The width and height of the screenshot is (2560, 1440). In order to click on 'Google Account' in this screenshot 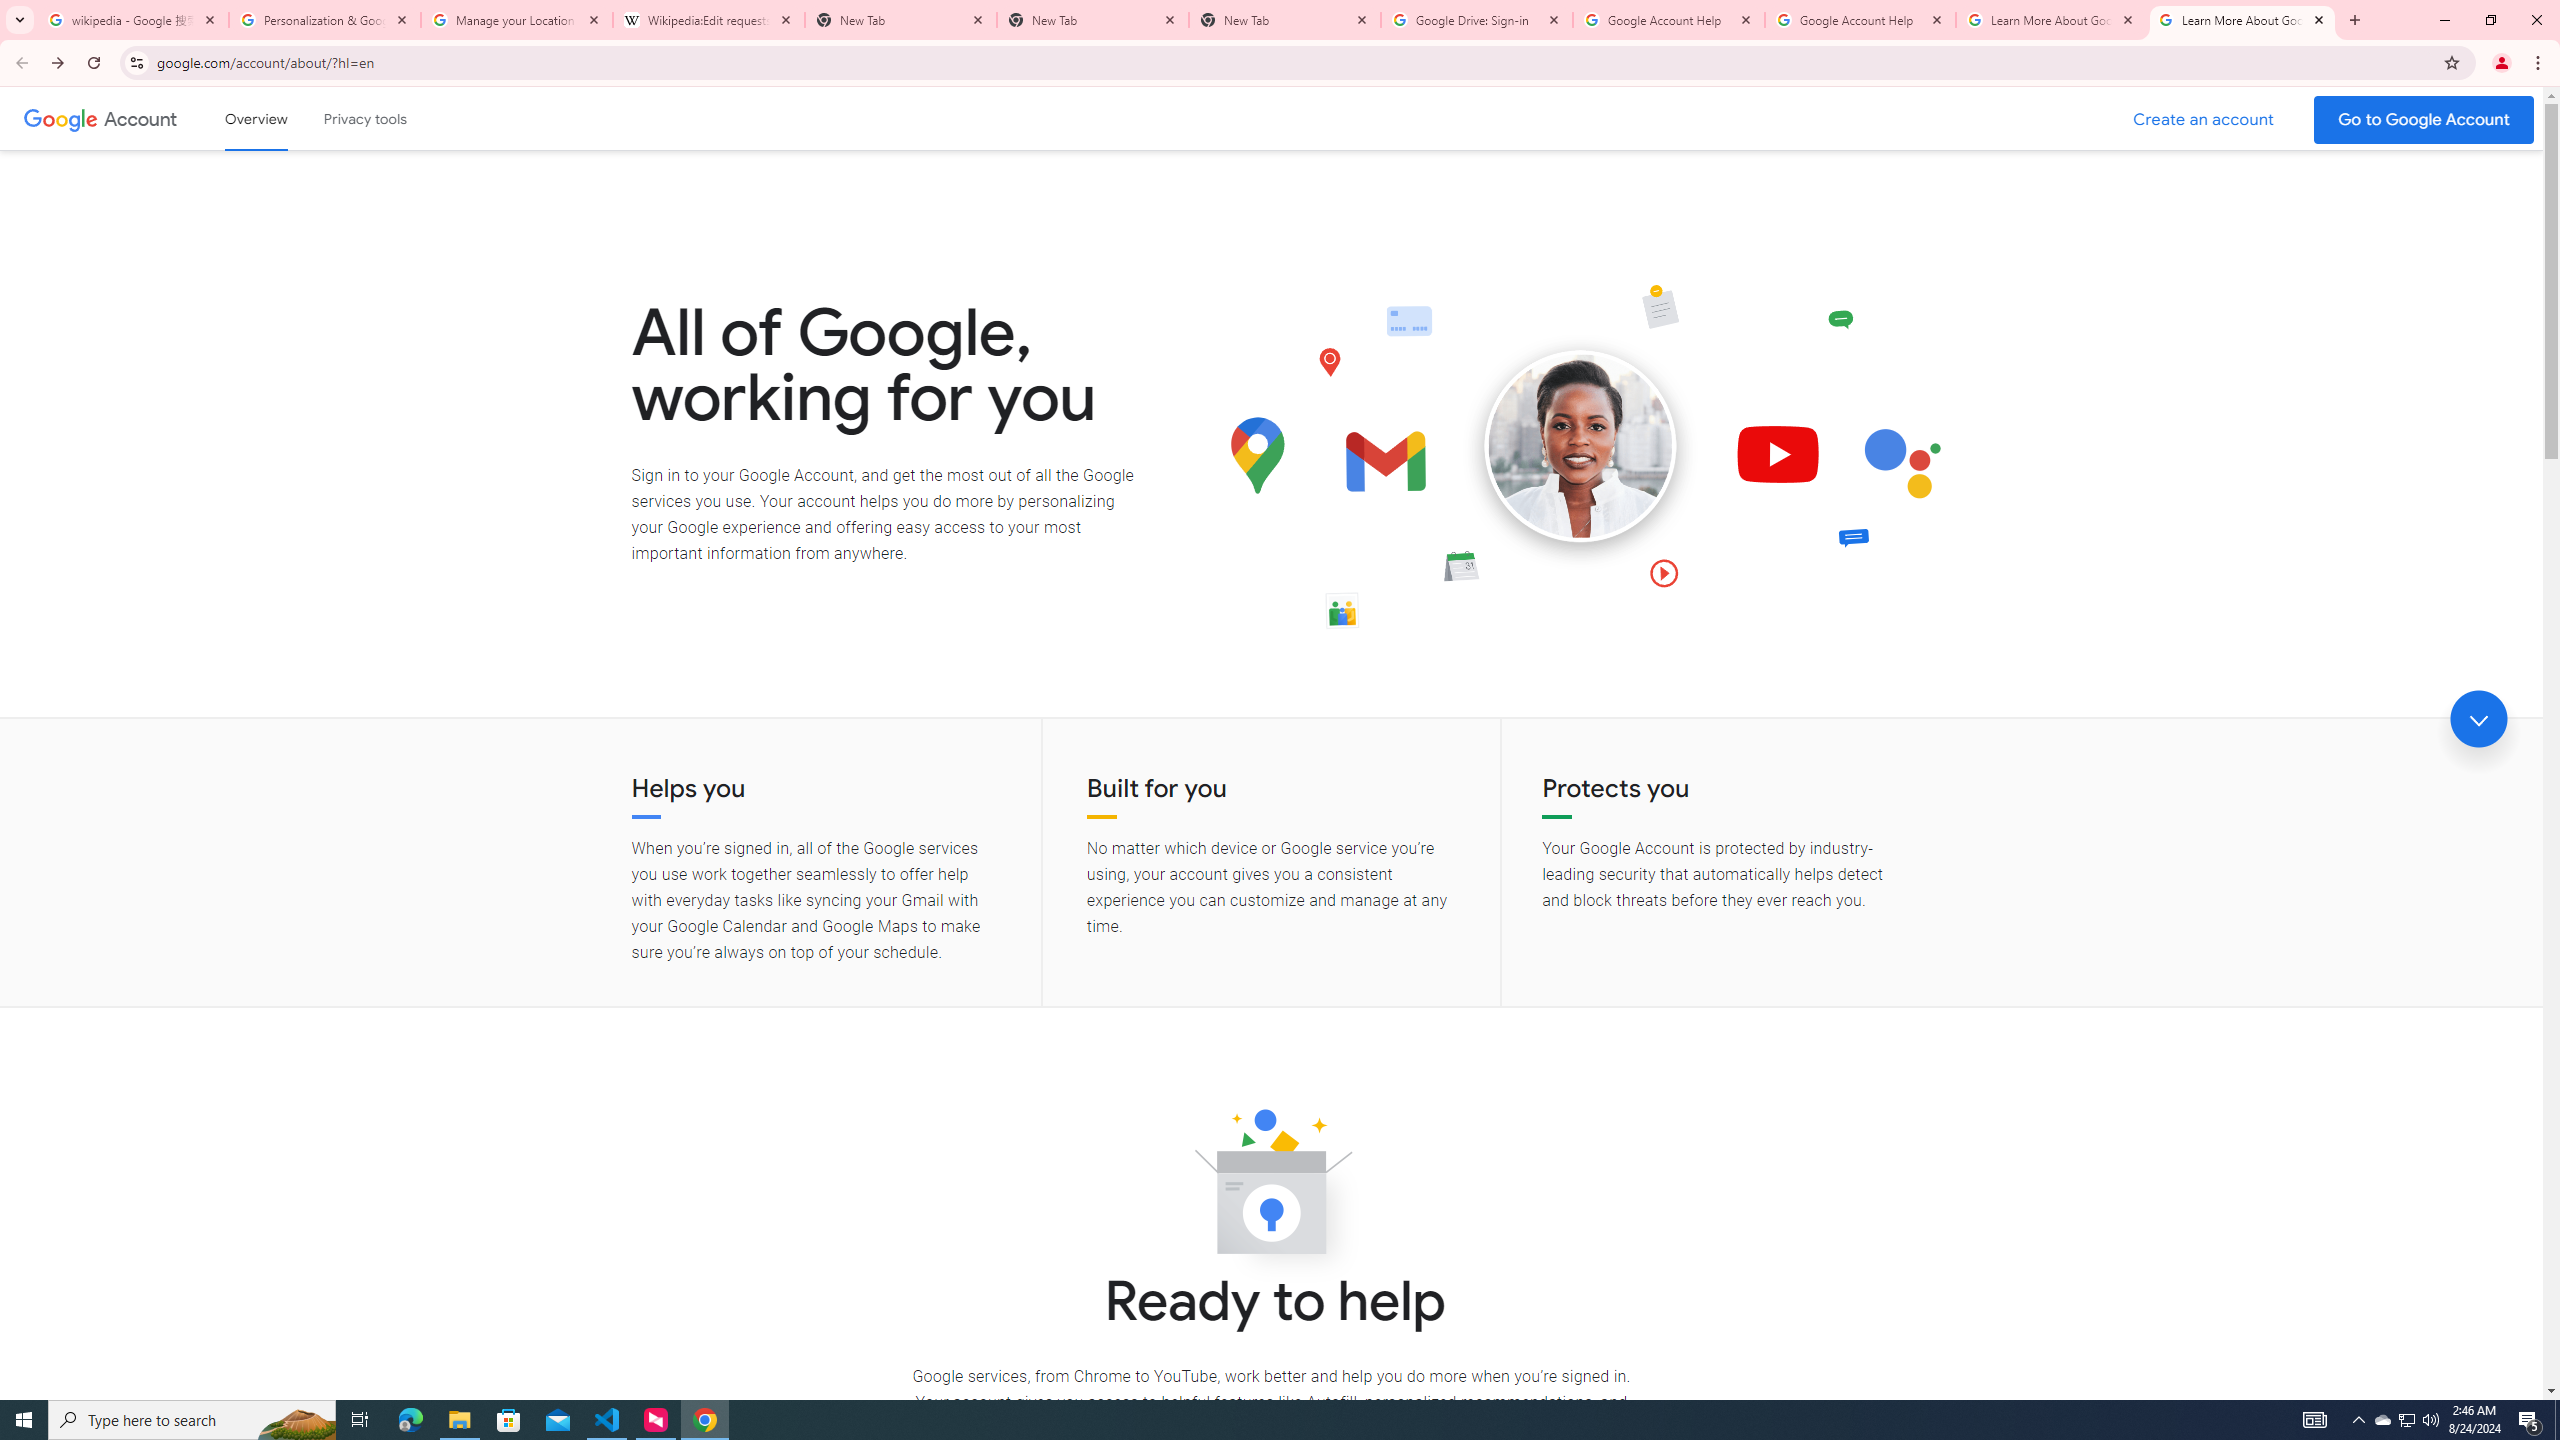, I will do `click(142, 118)`.